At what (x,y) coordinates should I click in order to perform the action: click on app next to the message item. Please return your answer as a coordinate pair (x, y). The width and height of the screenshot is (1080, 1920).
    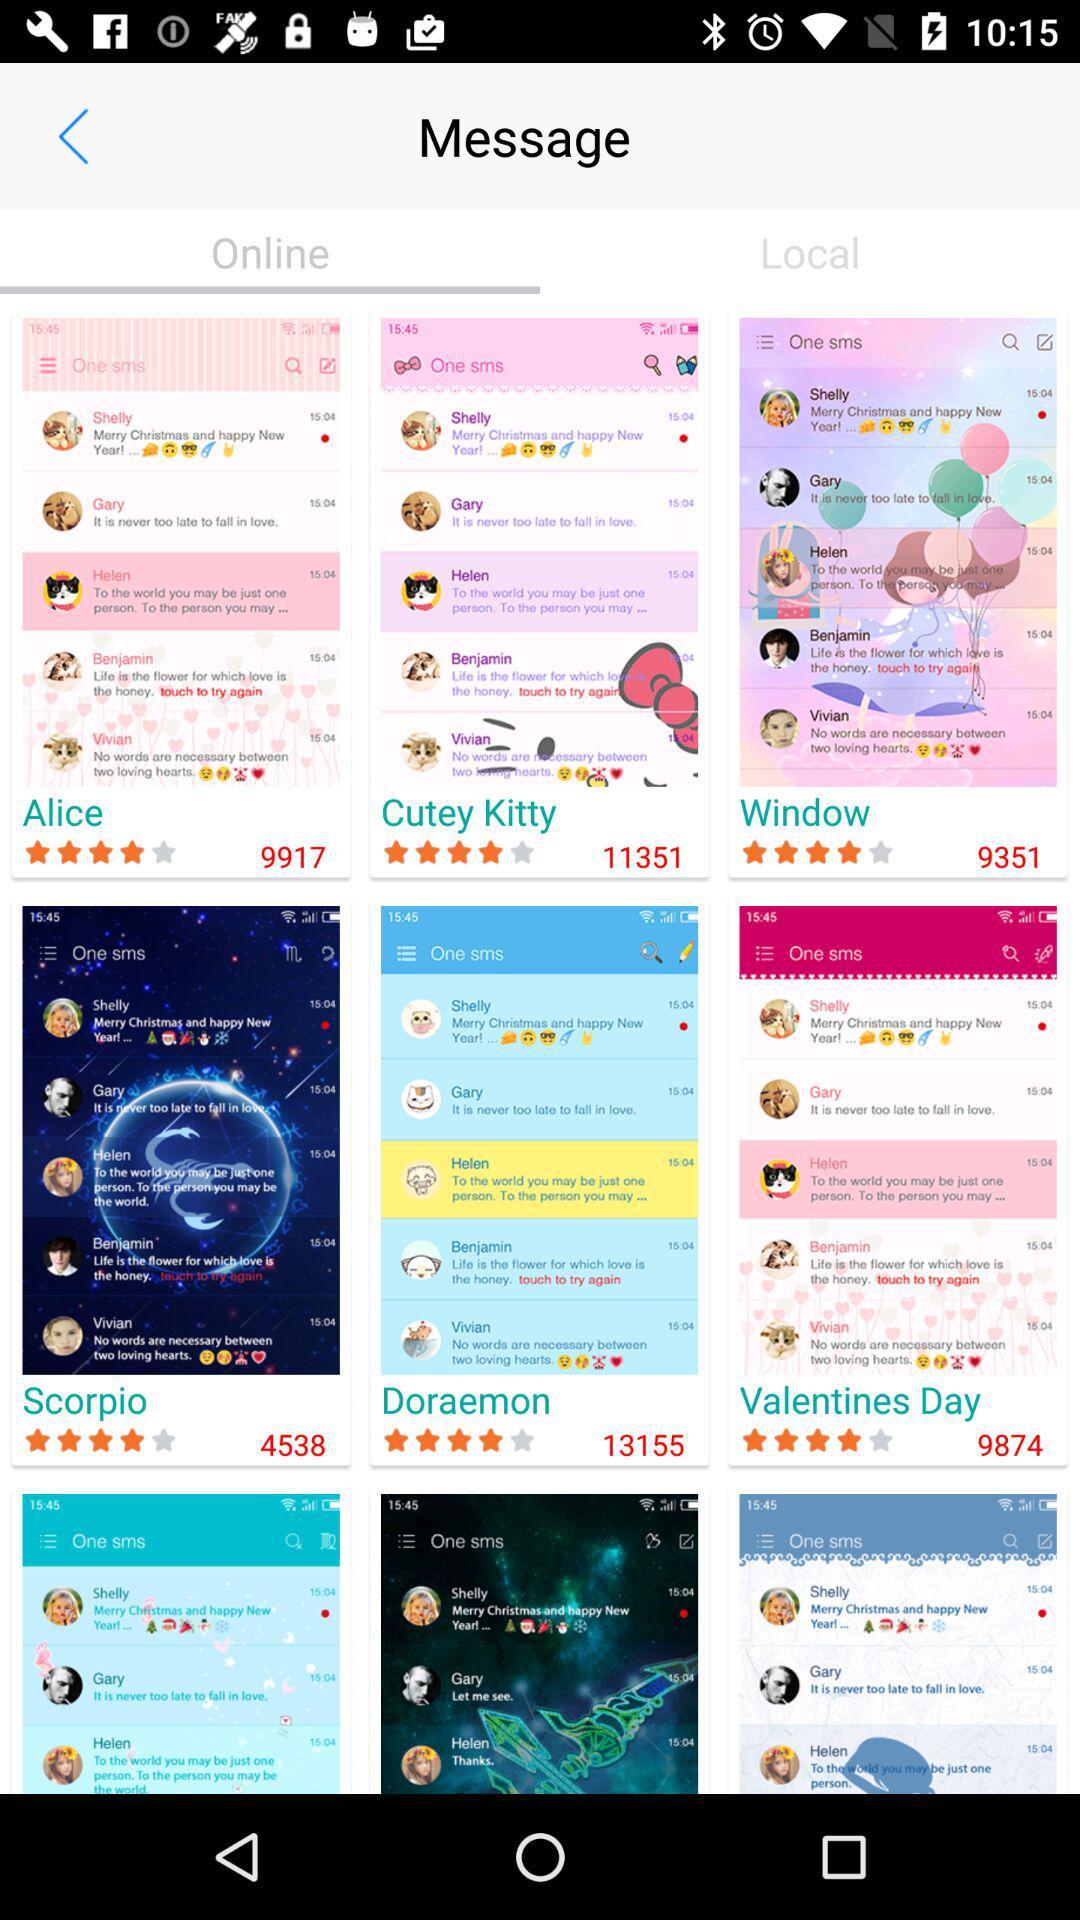
    Looking at the image, I should click on (72, 135).